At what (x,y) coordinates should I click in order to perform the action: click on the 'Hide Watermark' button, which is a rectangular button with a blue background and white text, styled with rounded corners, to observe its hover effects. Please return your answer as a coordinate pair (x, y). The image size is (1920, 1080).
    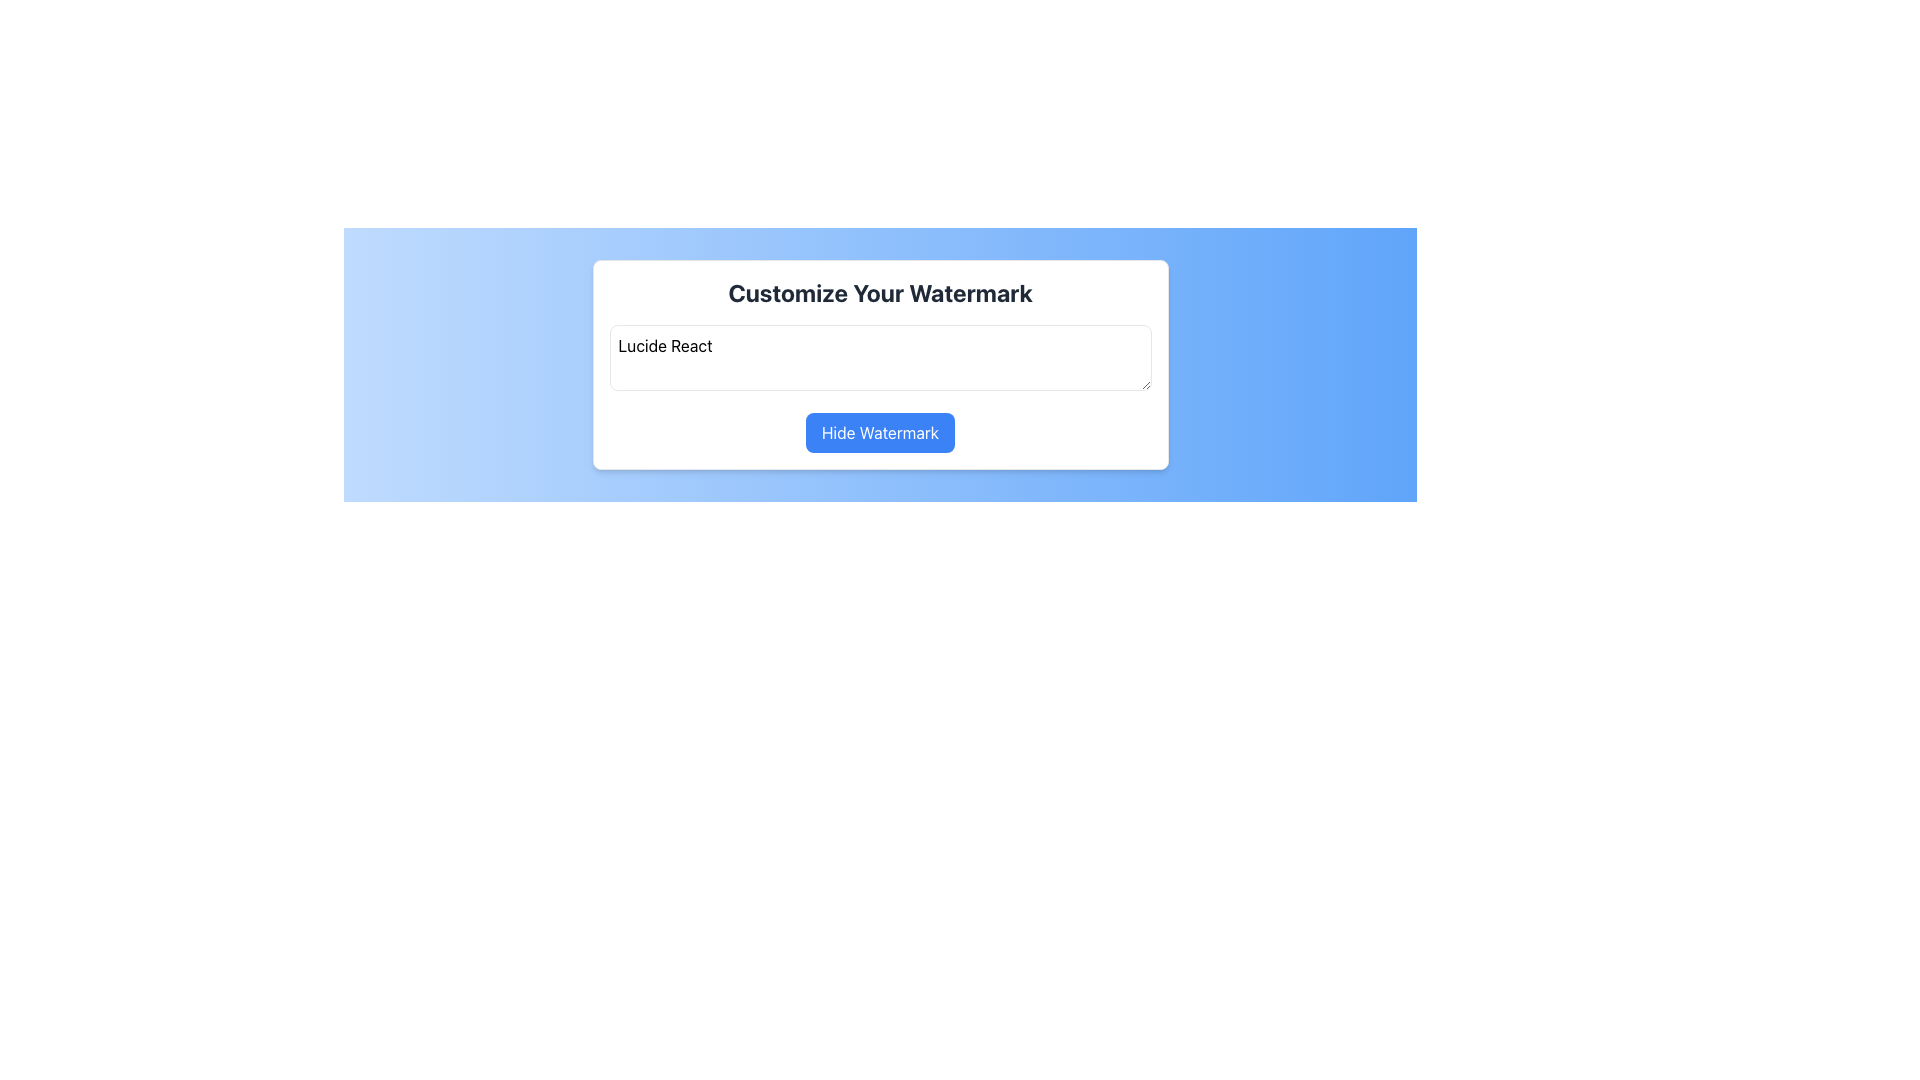
    Looking at the image, I should click on (880, 431).